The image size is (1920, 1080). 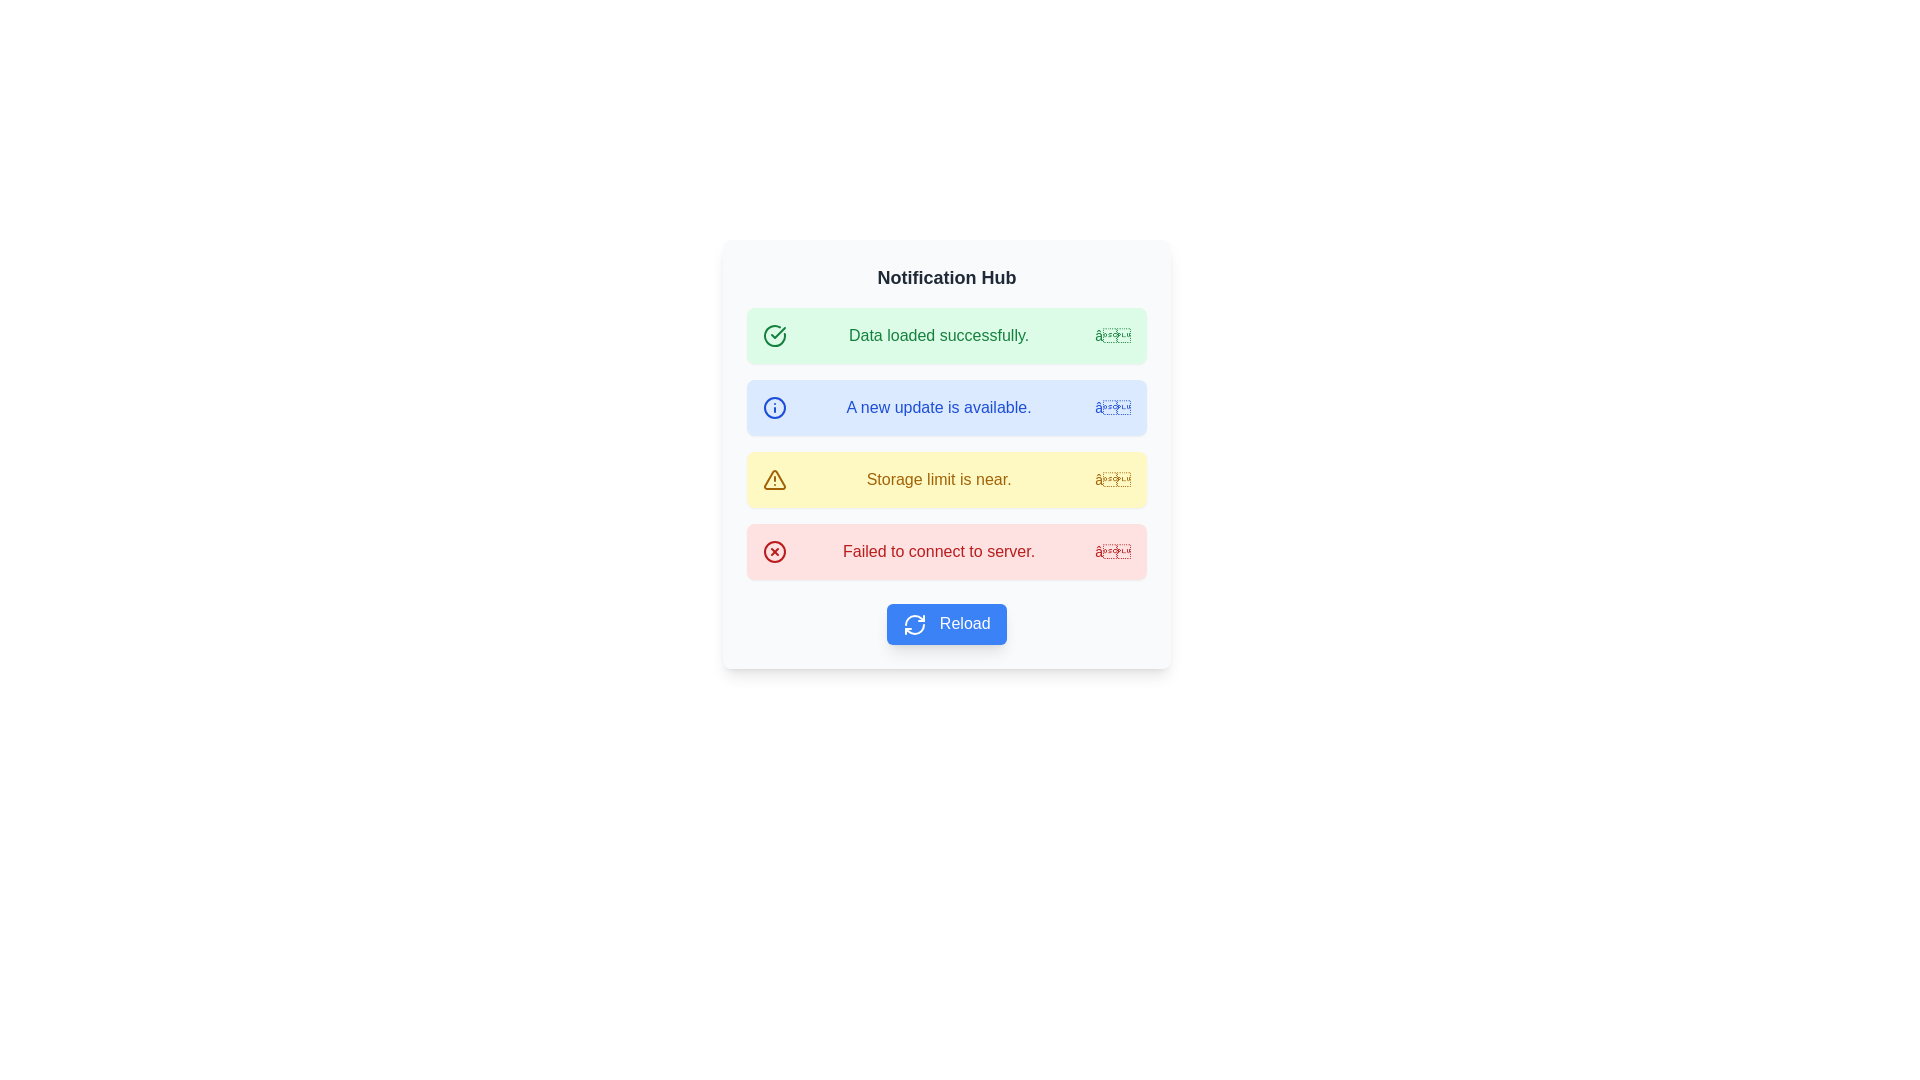 What do you see at coordinates (773, 479) in the screenshot?
I see `the triangular warning icon located to the left of the text 'Storage limit is near.' in the second notification entry` at bounding box center [773, 479].